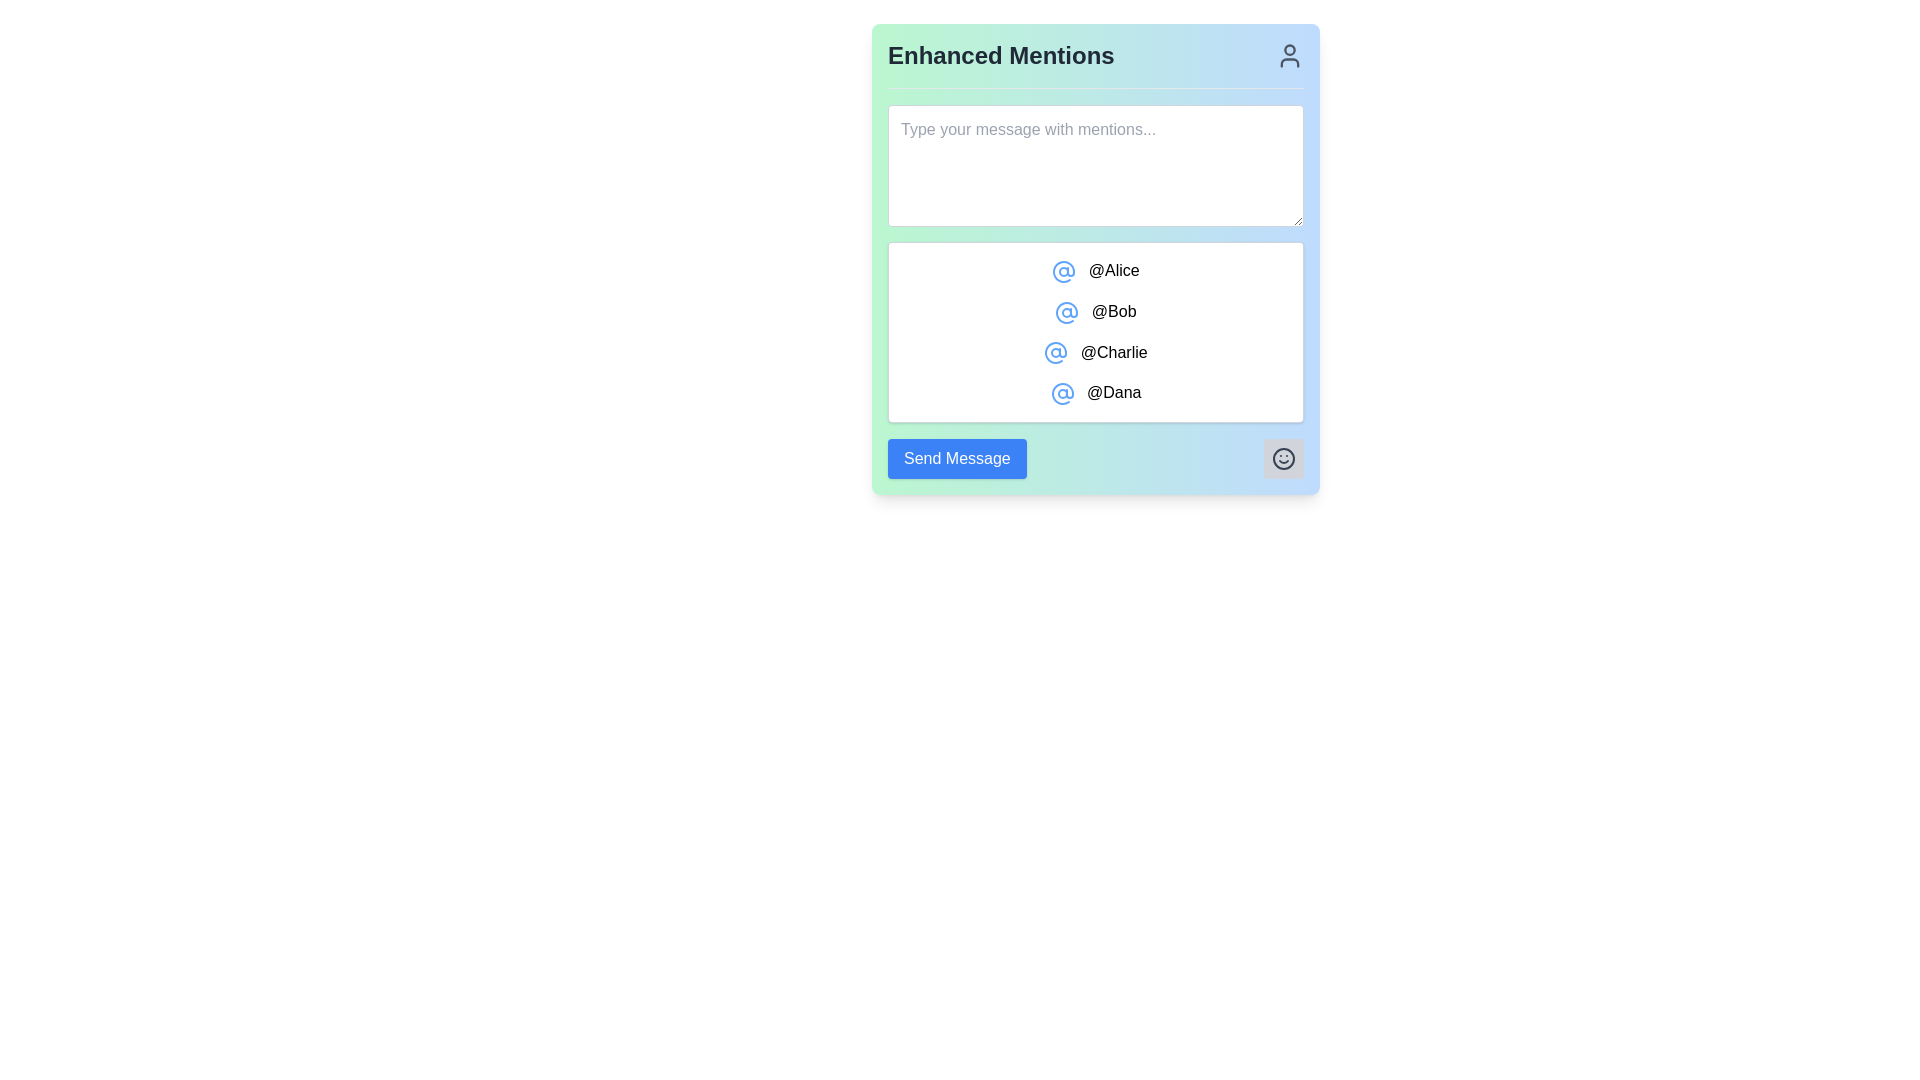  What do you see at coordinates (1094, 257) in the screenshot?
I see `the interactive mention item '@Alice' located in the 'Enhanced Mentions' dialog` at bounding box center [1094, 257].